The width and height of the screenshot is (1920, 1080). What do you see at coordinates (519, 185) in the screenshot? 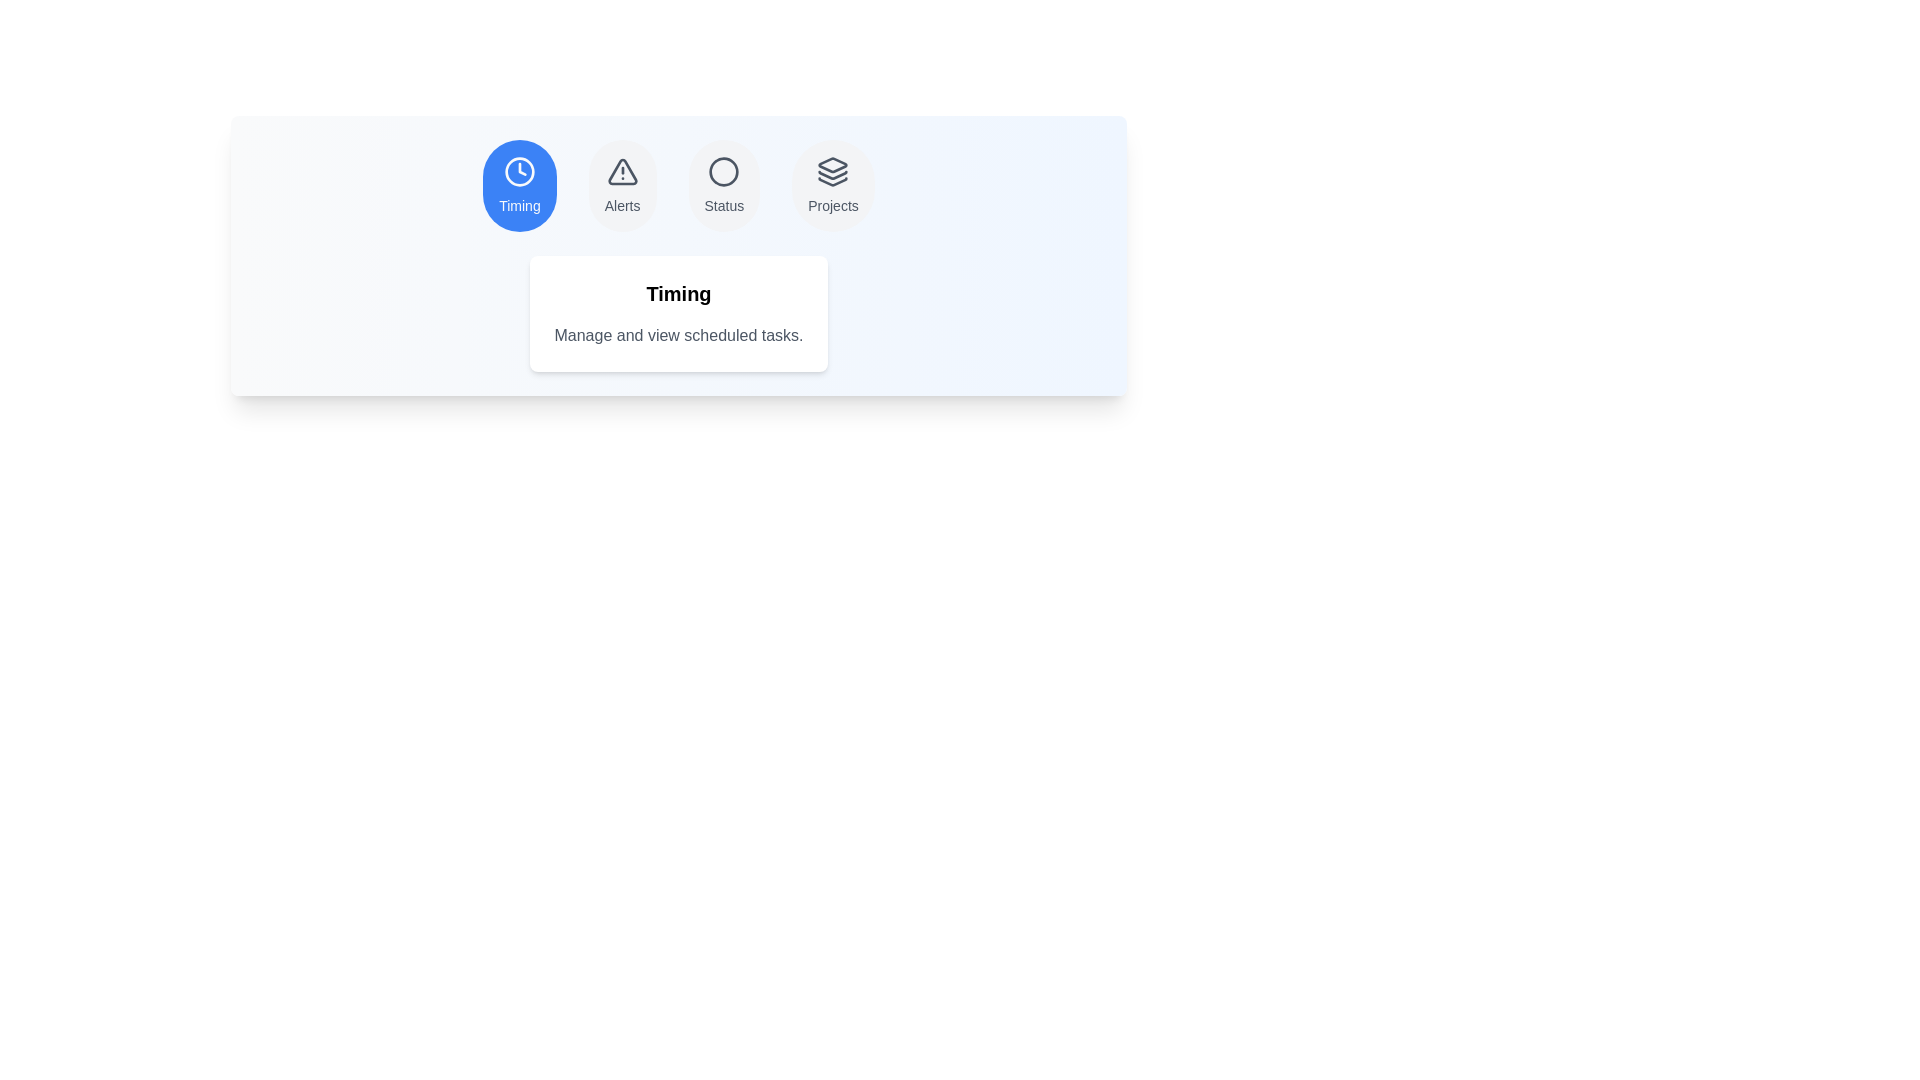
I see `the tab labeled Timing to observe the hover effect` at bounding box center [519, 185].